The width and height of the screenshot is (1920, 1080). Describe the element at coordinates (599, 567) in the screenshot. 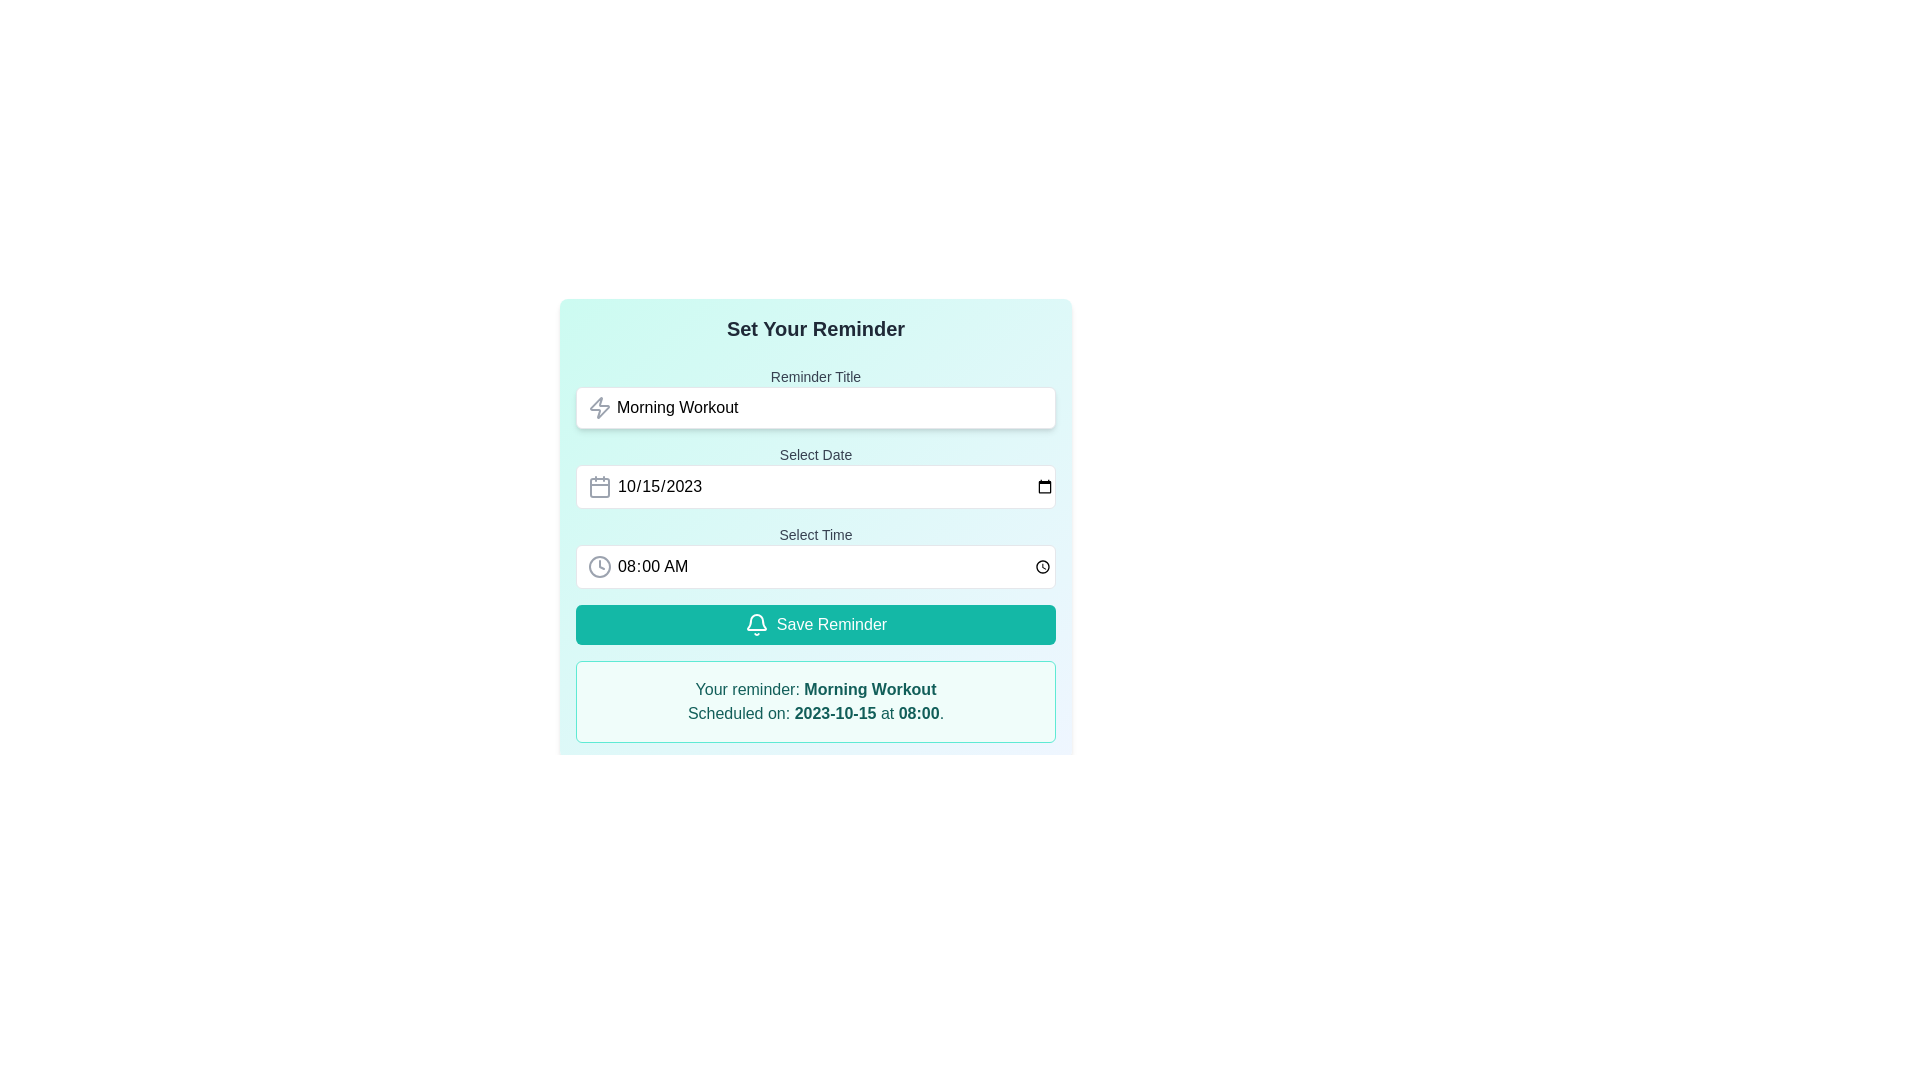

I see `the clock icon located to the left of the time input field, which serves as a decorative element indicating time selection` at that location.